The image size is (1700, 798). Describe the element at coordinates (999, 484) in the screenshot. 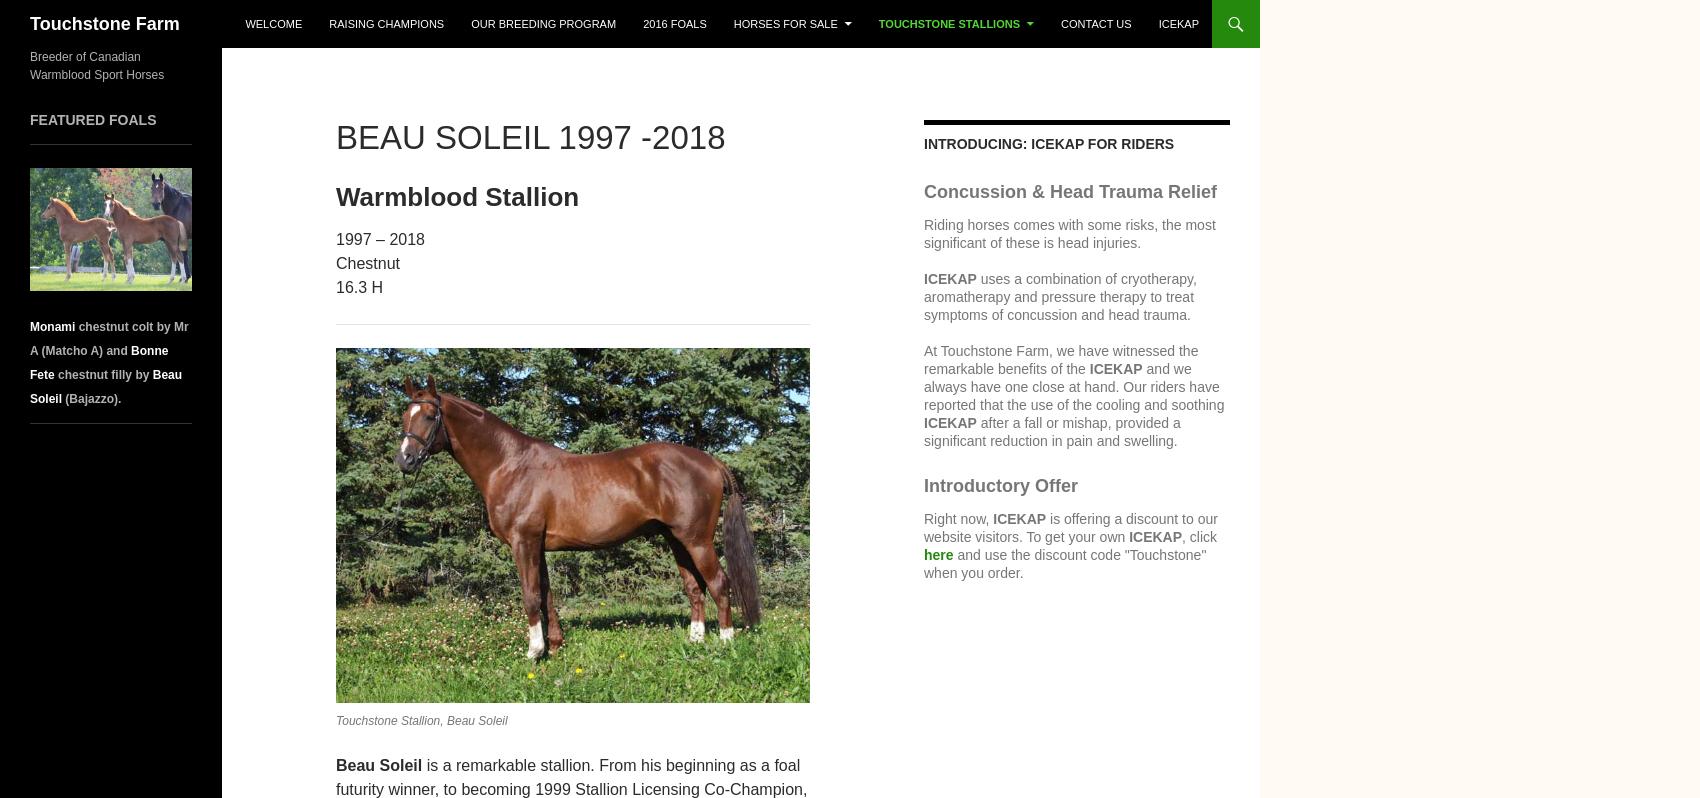

I see `'Introductory Offer'` at that location.